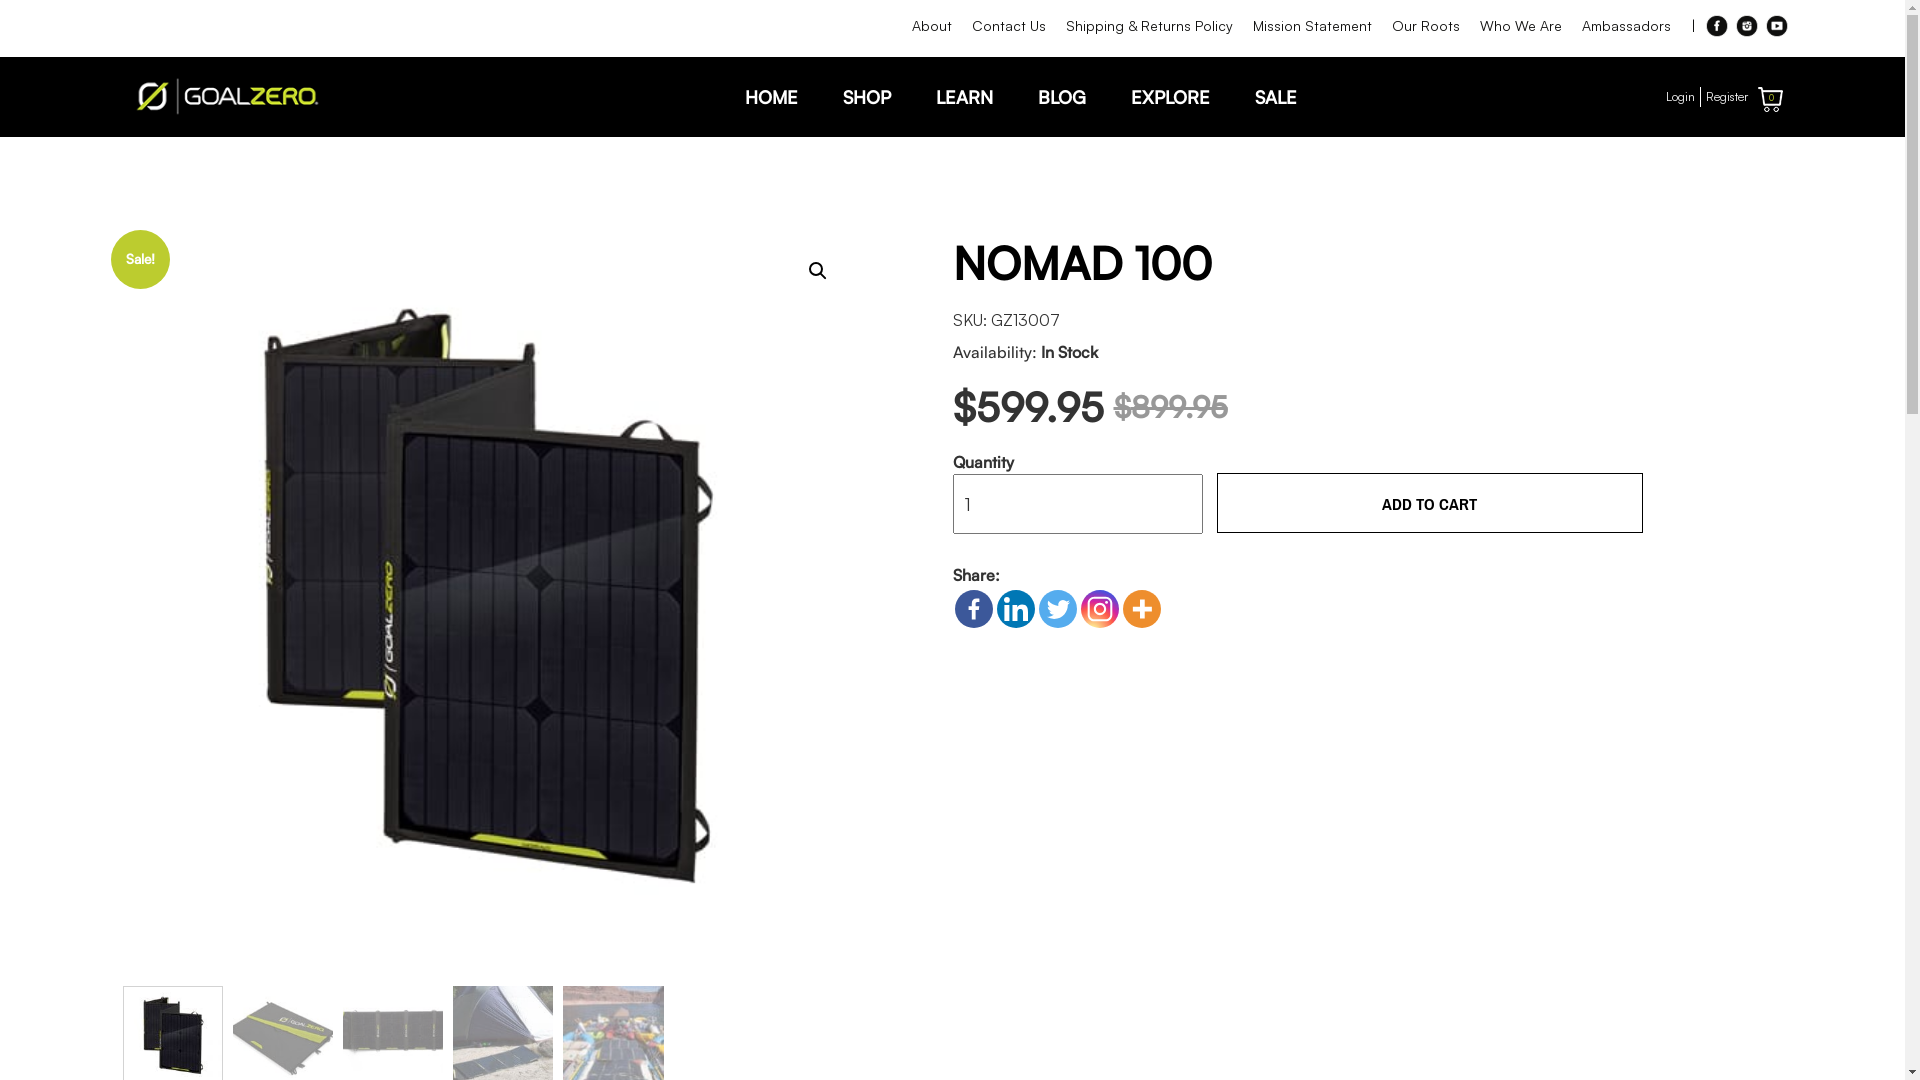 The height and width of the screenshot is (1080, 1920). What do you see at coordinates (769, 96) in the screenshot?
I see `'HOME'` at bounding box center [769, 96].